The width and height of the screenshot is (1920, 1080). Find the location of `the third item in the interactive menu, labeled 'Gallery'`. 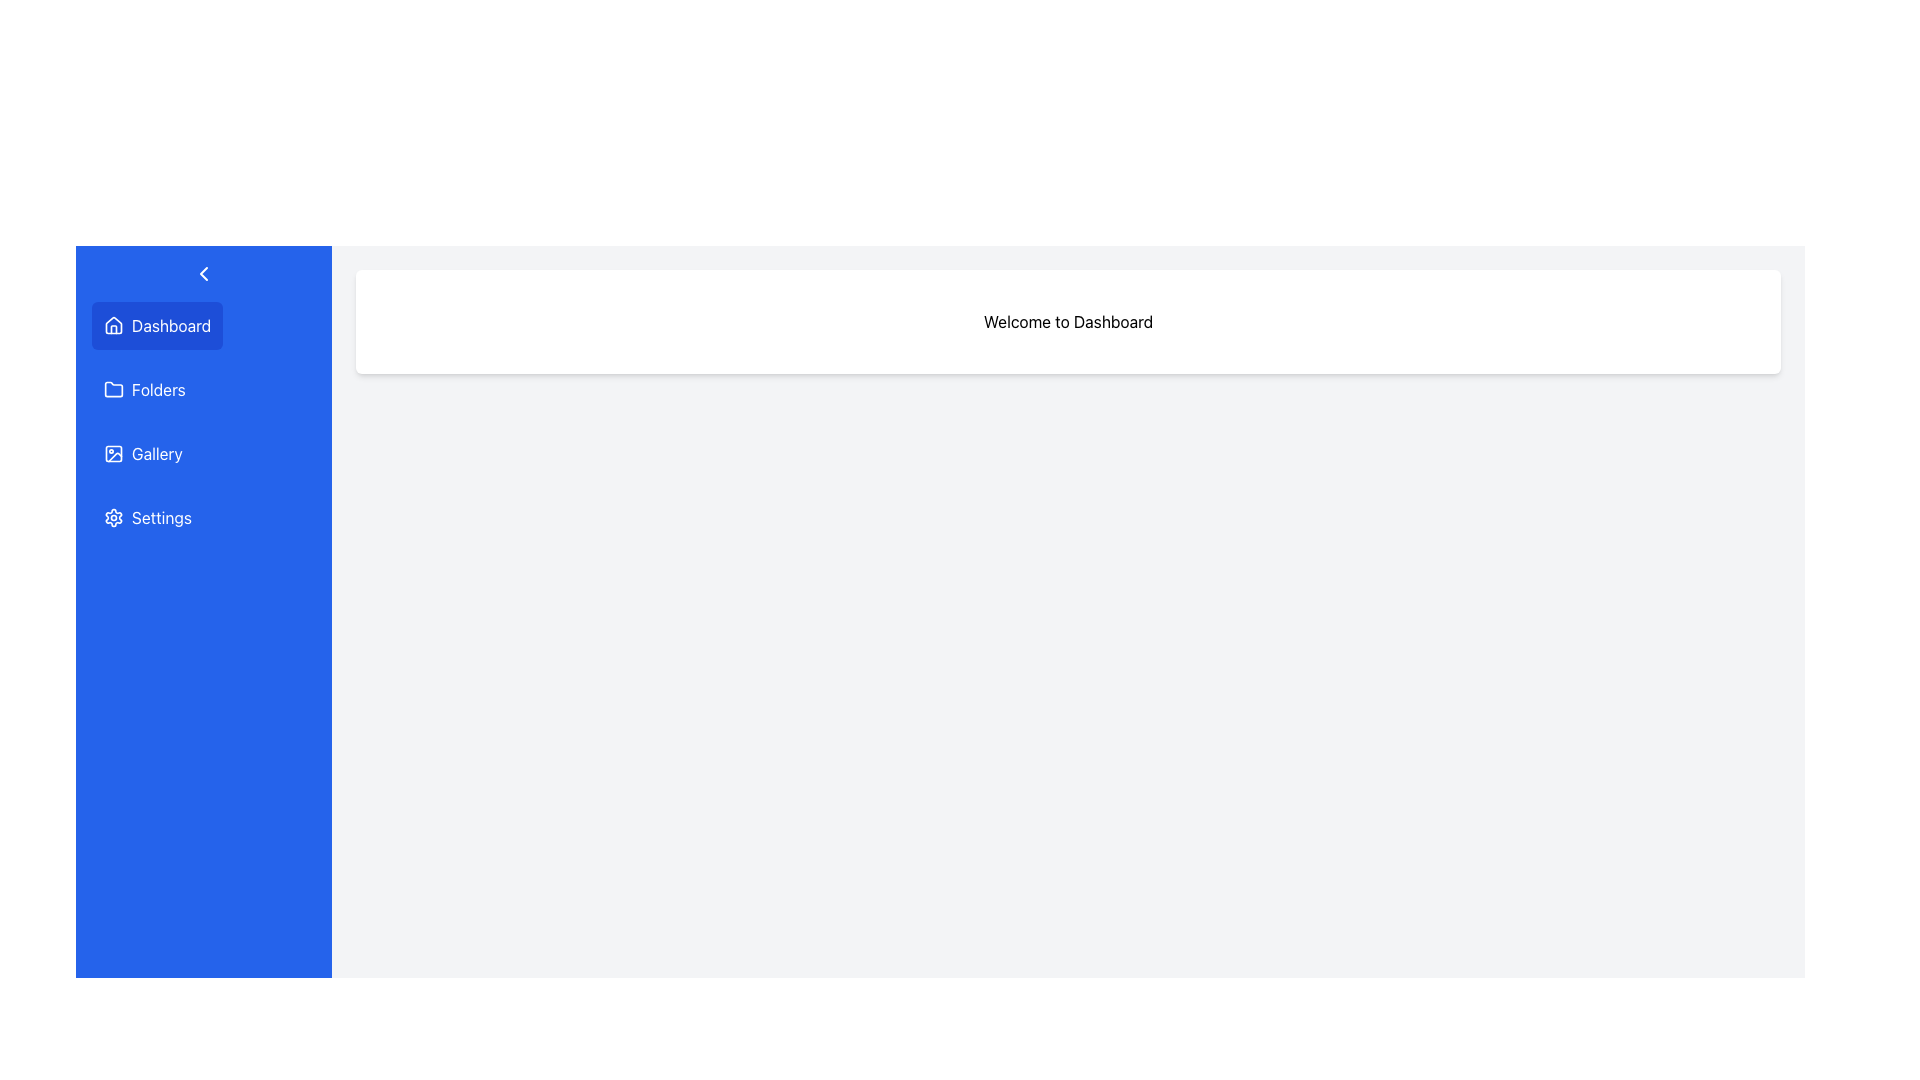

the third item in the interactive menu, labeled 'Gallery' is located at coordinates (203, 420).